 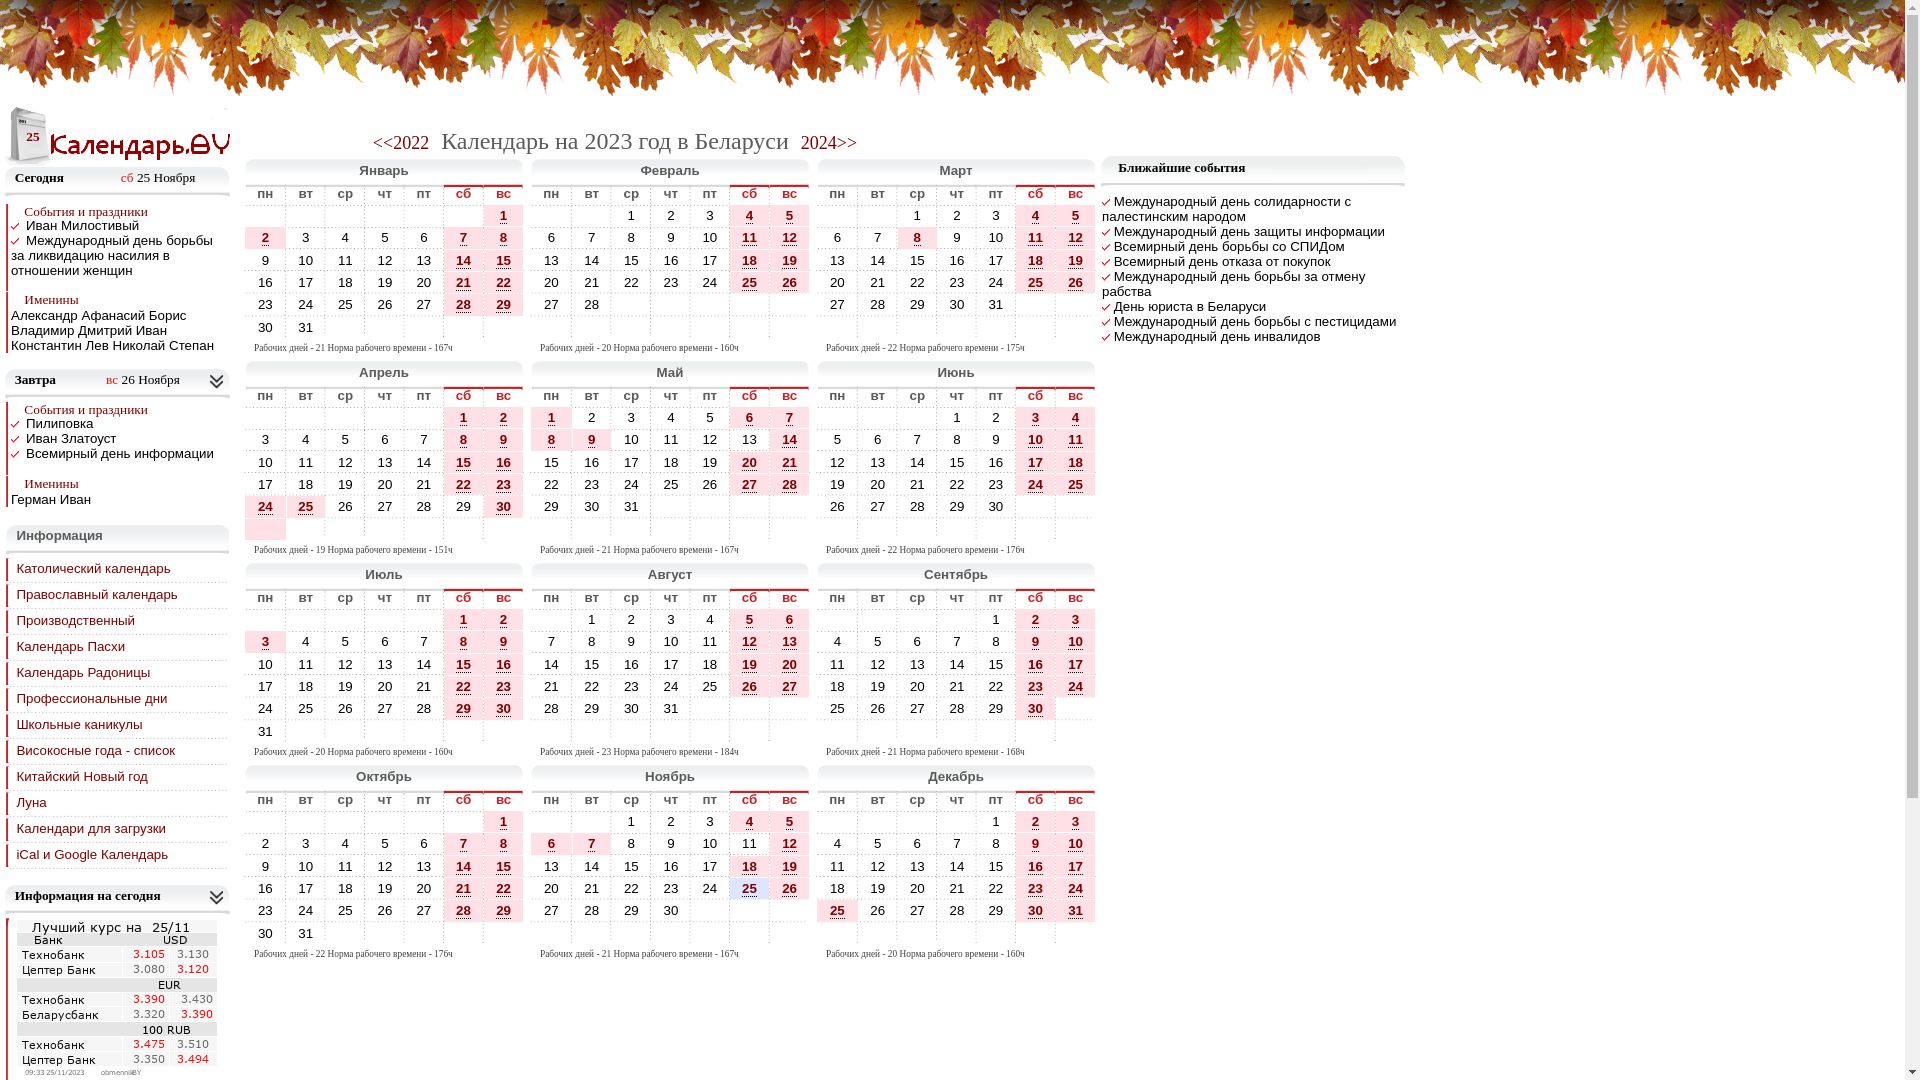 What do you see at coordinates (748, 462) in the screenshot?
I see `'20'` at bounding box center [748, 462].